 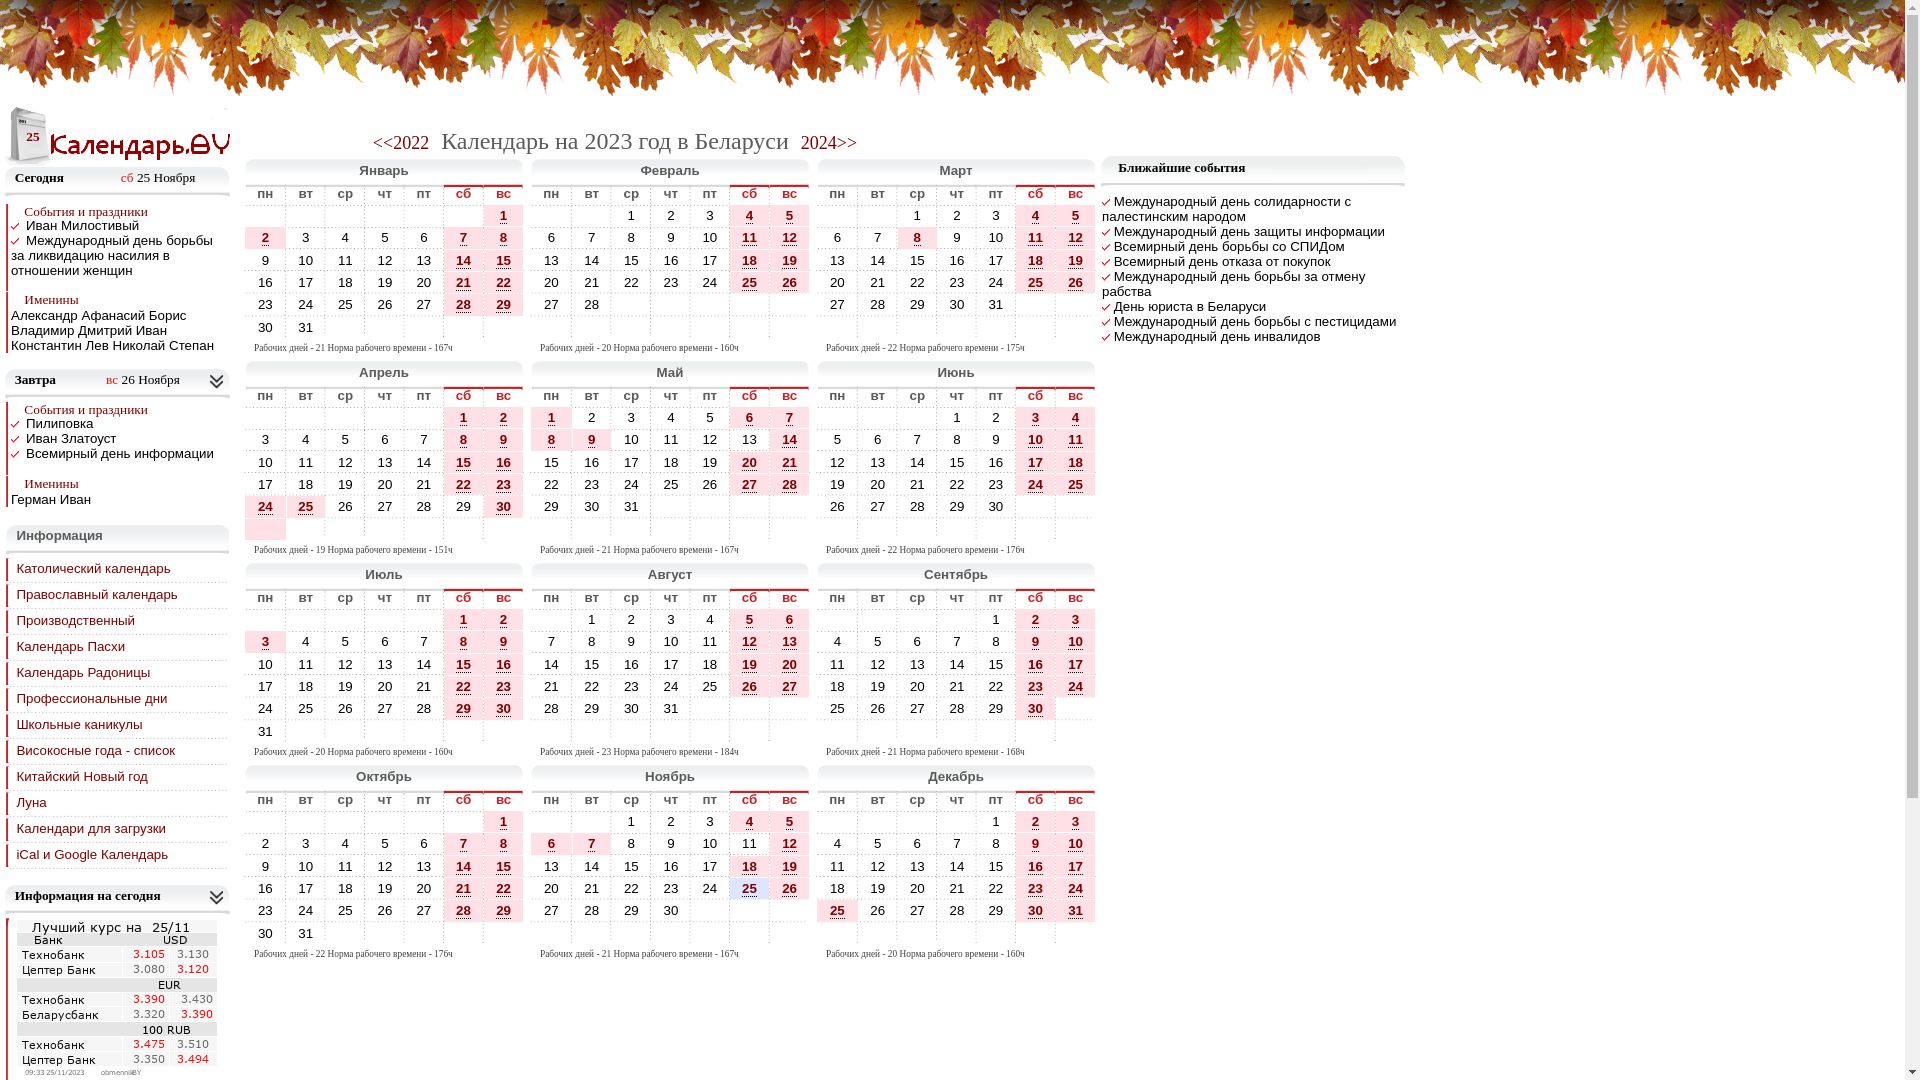 What do you see at coordinates (748, 462) in the screenshot?
I see `'20'` at bounding box center [748, 462].